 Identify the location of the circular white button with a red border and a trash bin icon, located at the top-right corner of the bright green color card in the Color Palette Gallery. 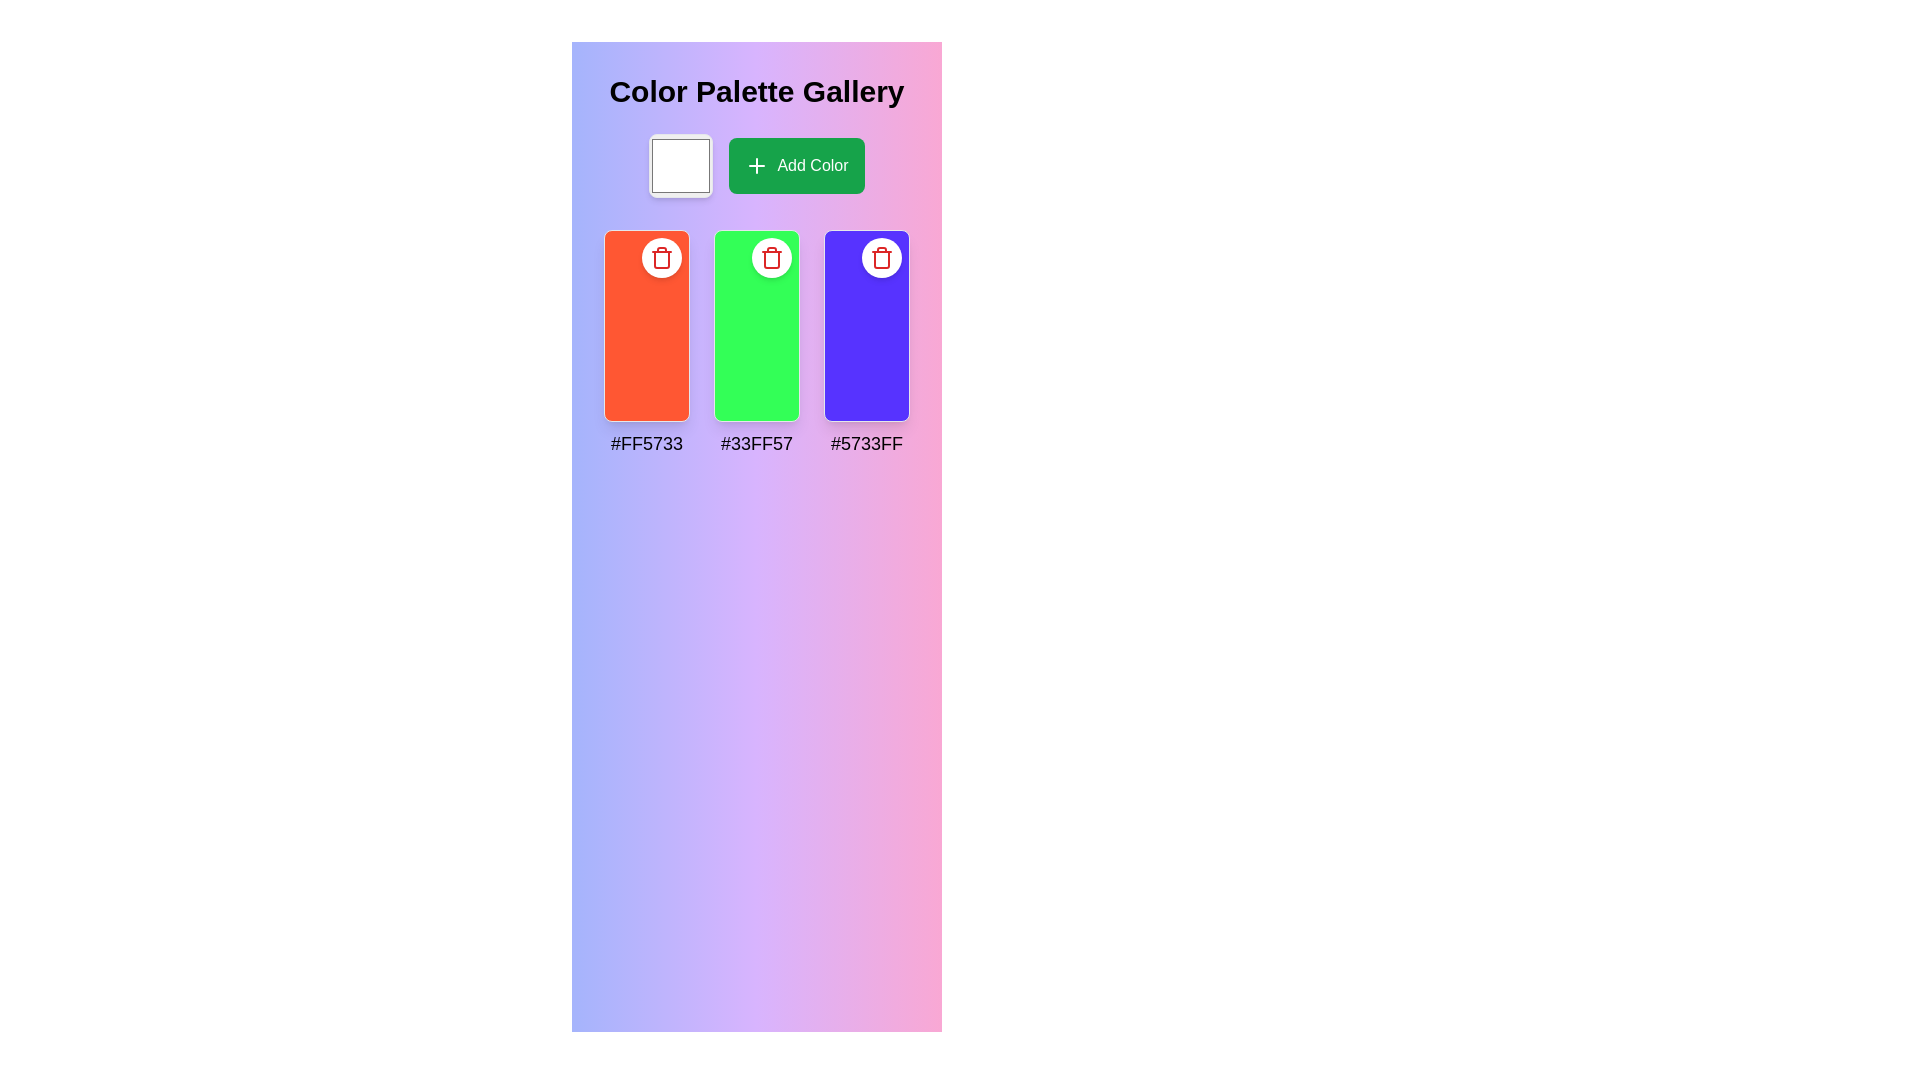
(771, 257).